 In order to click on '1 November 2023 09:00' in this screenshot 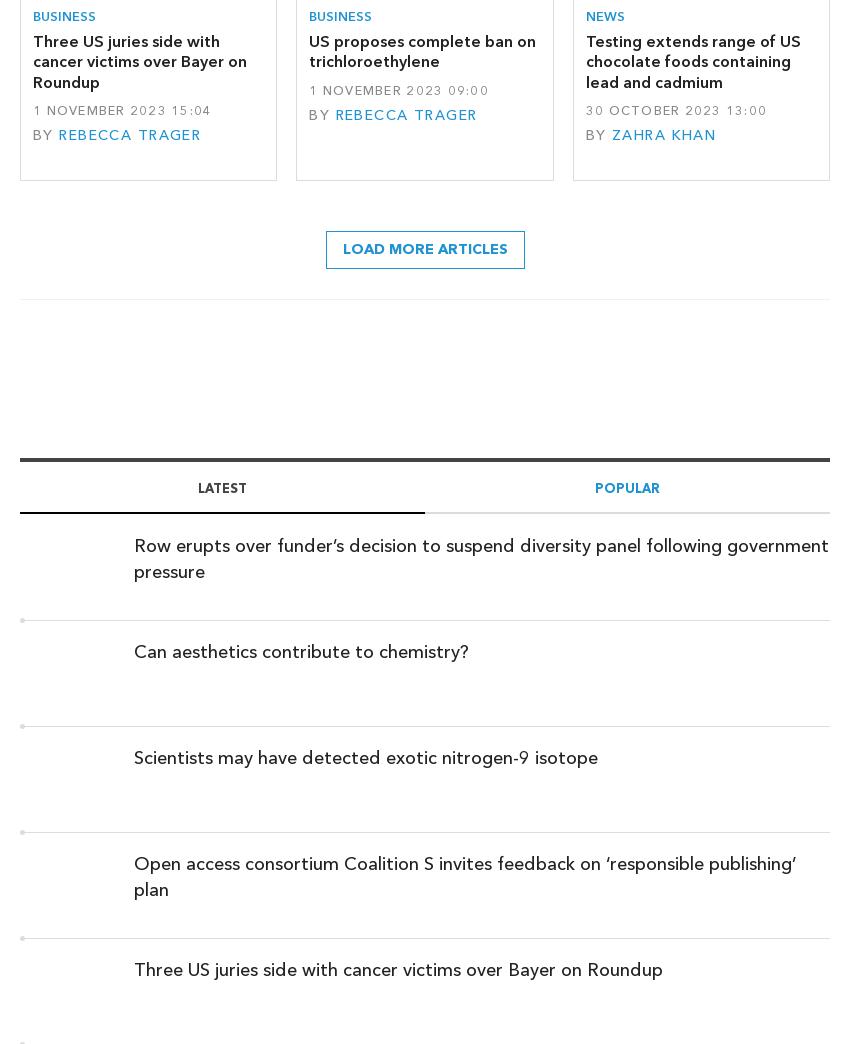, I will do `click(398, 89)`.